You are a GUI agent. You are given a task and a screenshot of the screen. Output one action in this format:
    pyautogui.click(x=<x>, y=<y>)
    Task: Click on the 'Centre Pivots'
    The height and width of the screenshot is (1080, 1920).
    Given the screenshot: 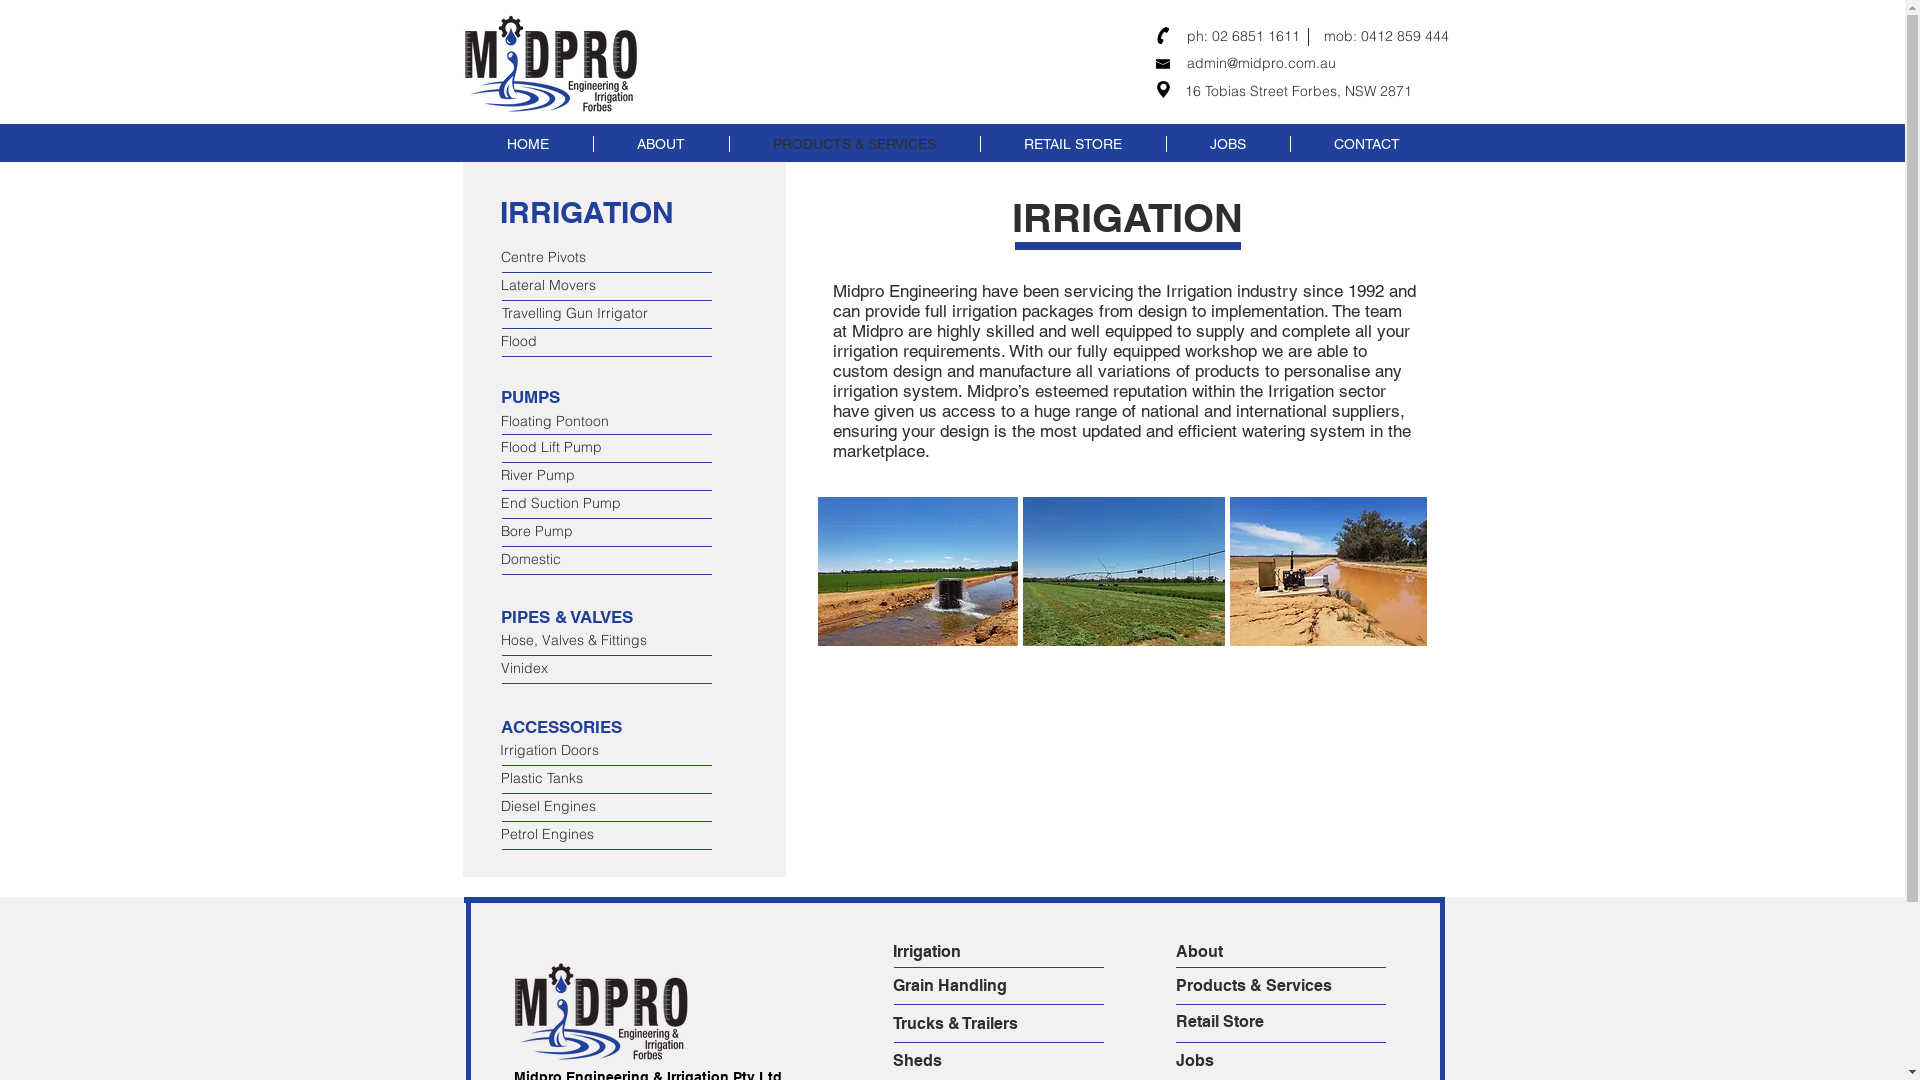 What is the action you would take?
    pyautogui.click(x=604, y=257)
    